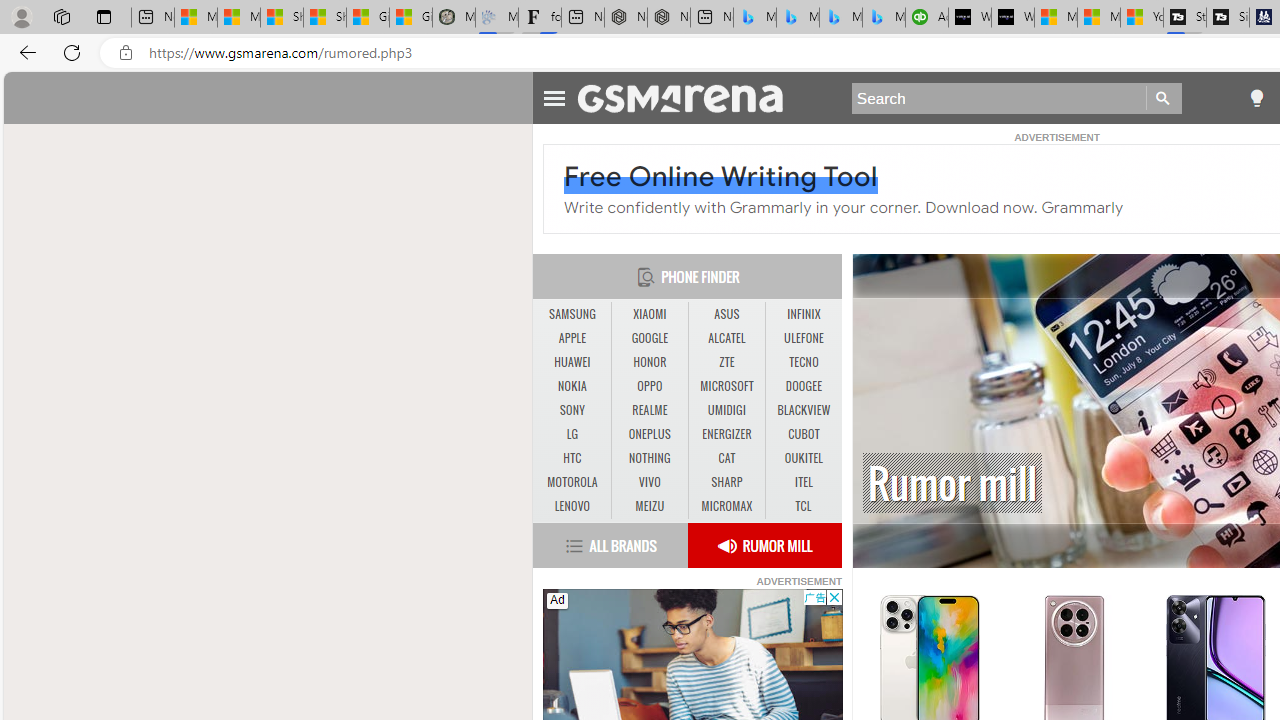 The height and width of the screenshot is (720, 1280). Describe the element at coordinates (803, 410) in the screenshot. I see `'BLACKVIEW'` at that location.